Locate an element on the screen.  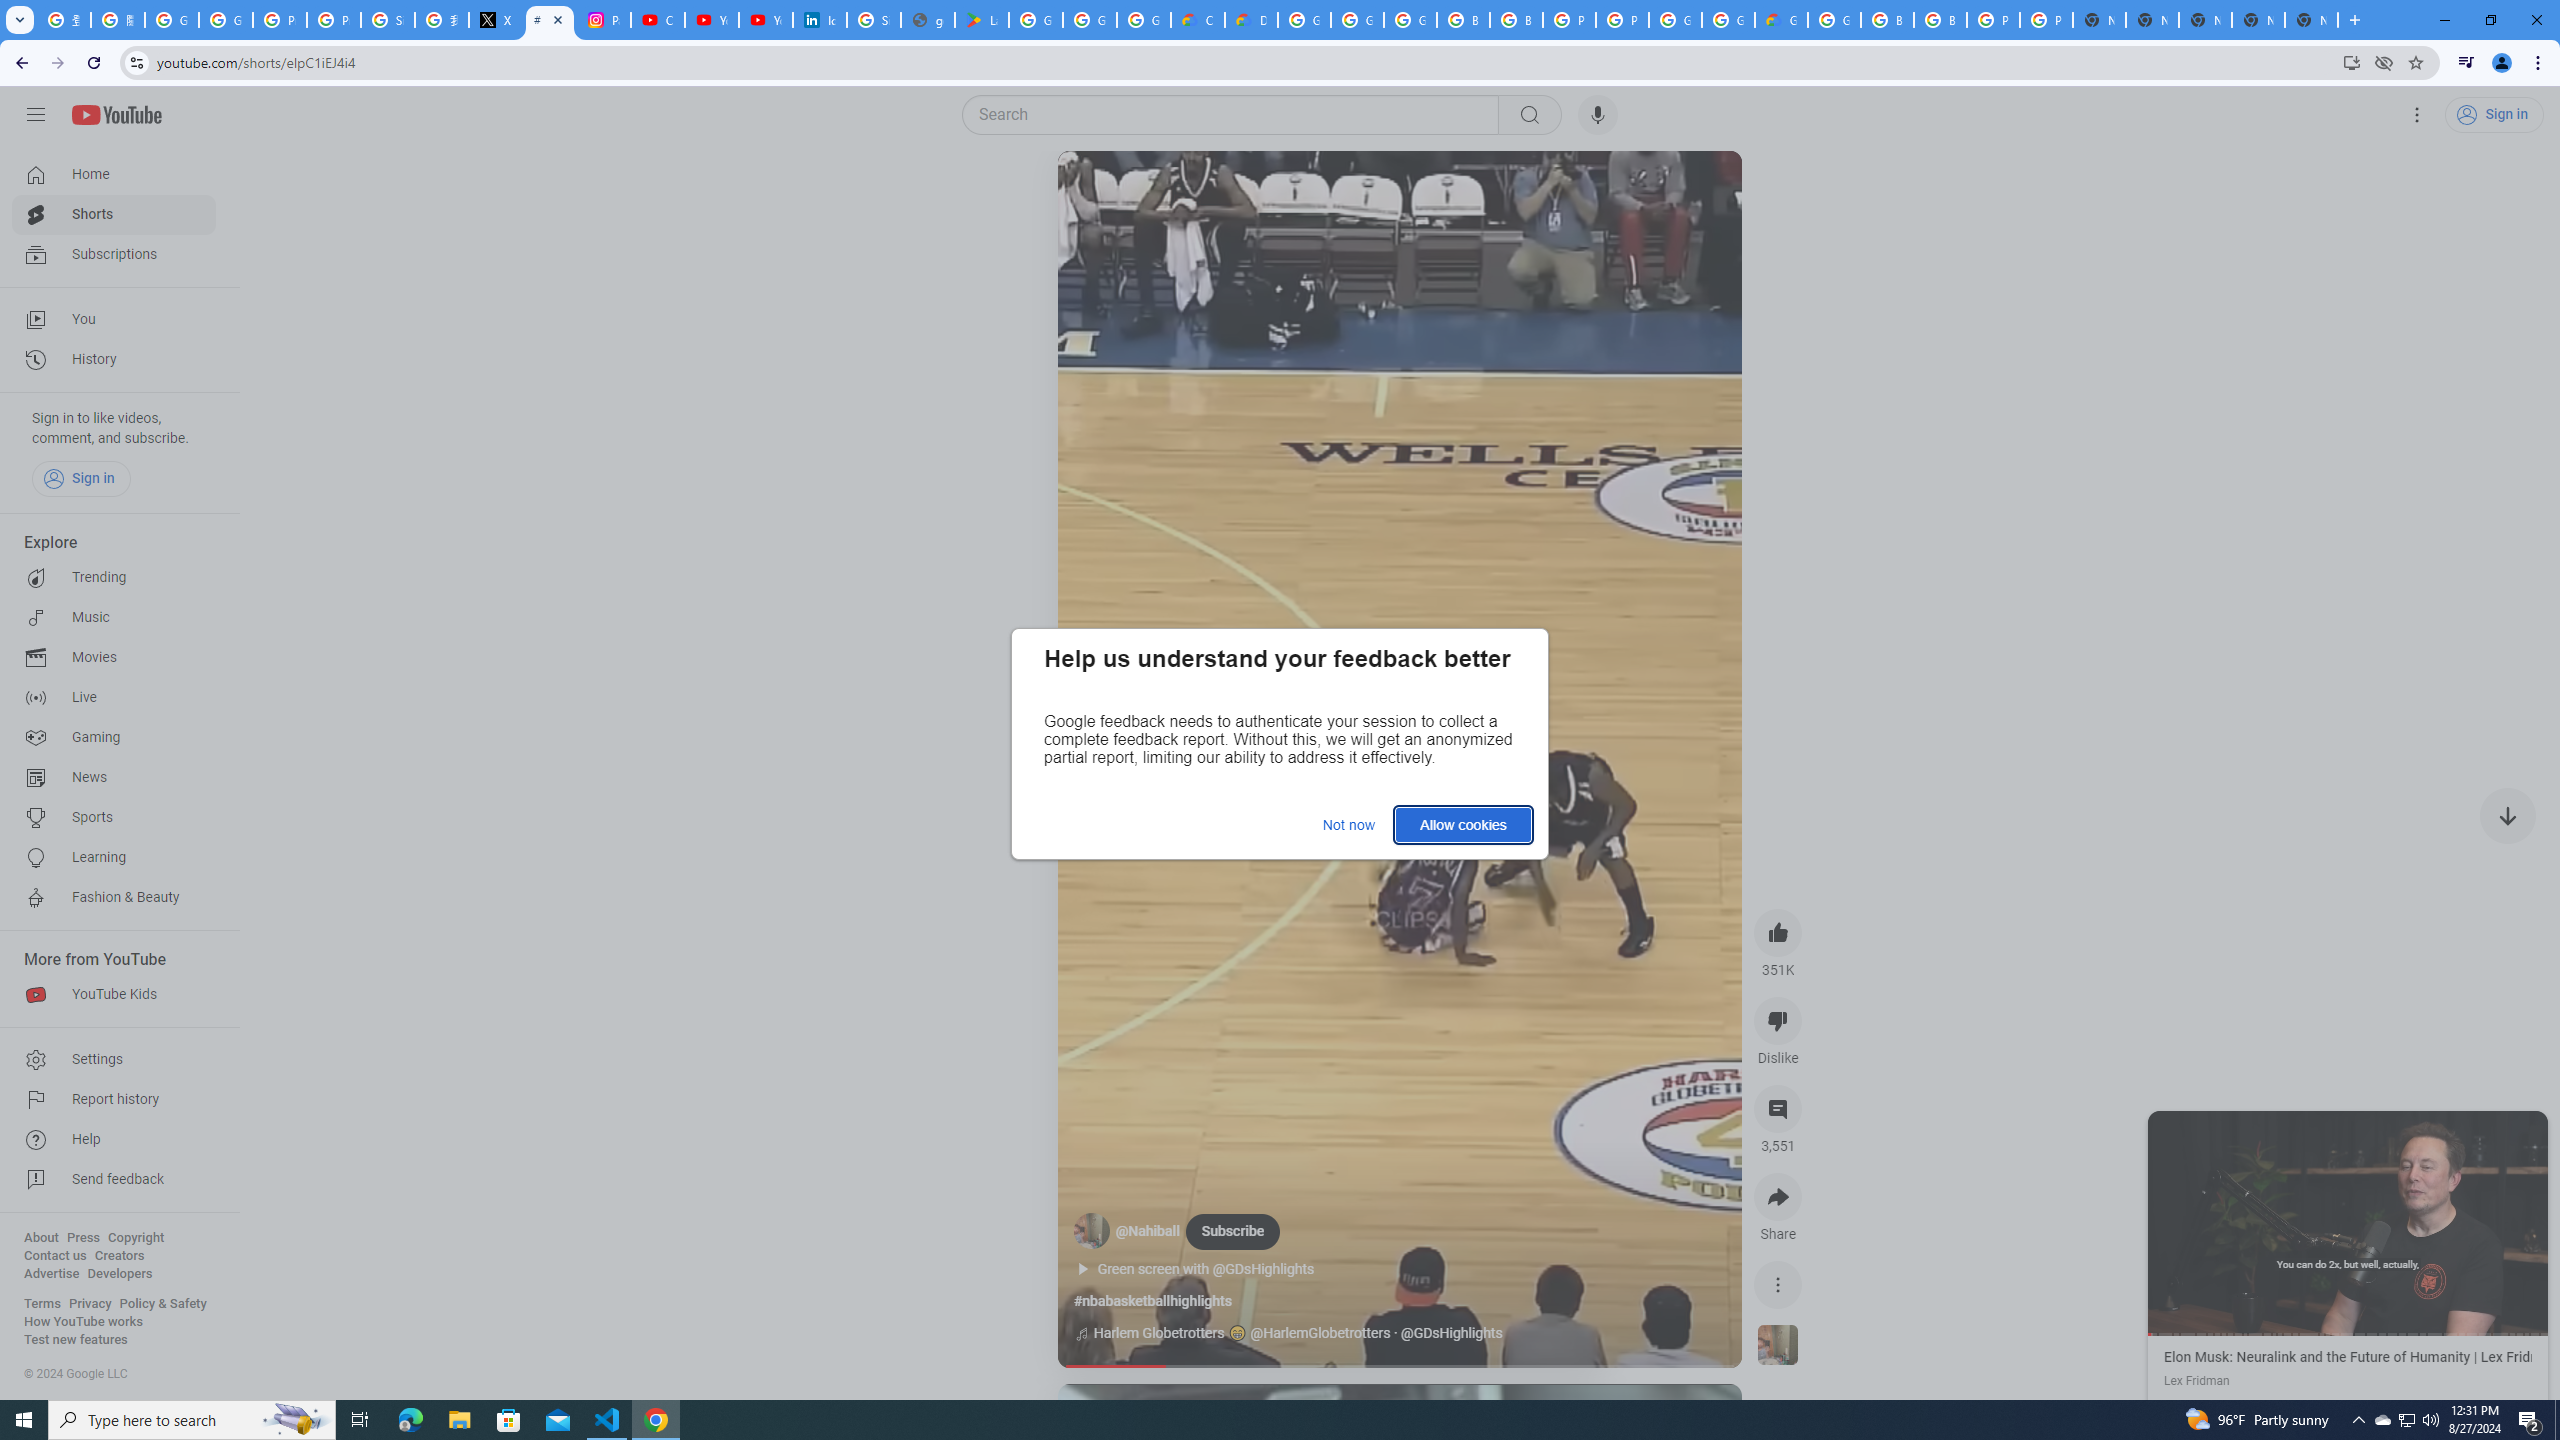
'Install YouTube' is located at coordinates (2351, 61).